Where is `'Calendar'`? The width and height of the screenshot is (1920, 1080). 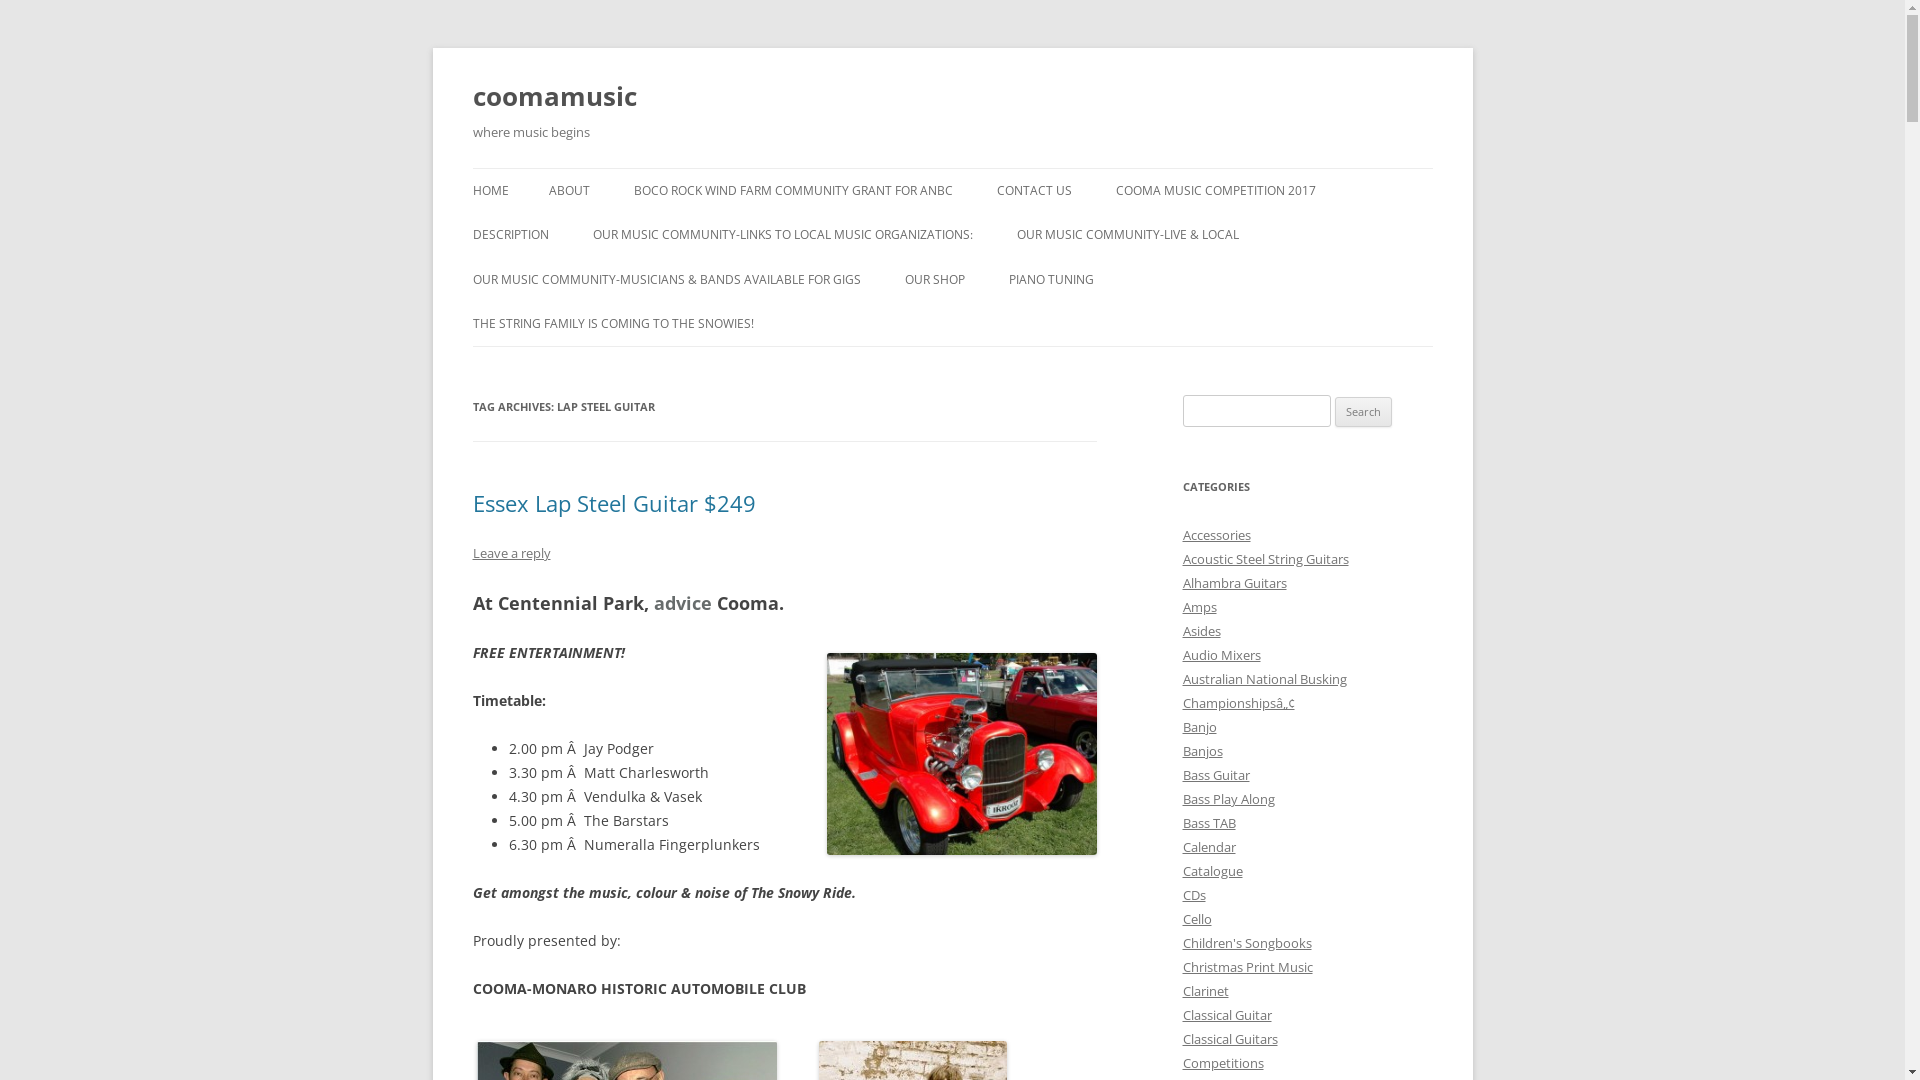 'Calendar' is located at coordinates (1207, 847).